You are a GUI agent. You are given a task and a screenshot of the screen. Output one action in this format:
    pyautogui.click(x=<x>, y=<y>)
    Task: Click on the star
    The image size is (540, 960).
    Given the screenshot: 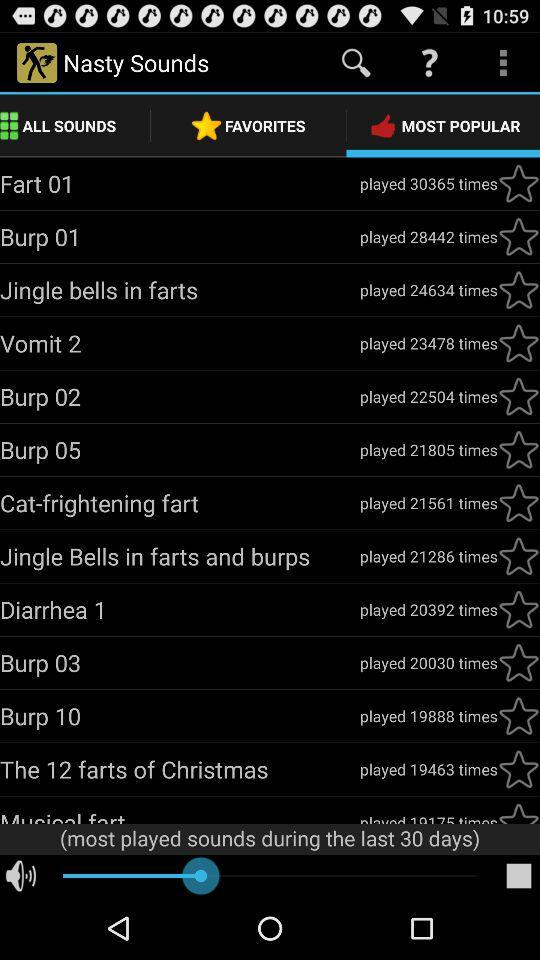 What is the action you would take?
    pyautogui.click(x=518, y=556)
    